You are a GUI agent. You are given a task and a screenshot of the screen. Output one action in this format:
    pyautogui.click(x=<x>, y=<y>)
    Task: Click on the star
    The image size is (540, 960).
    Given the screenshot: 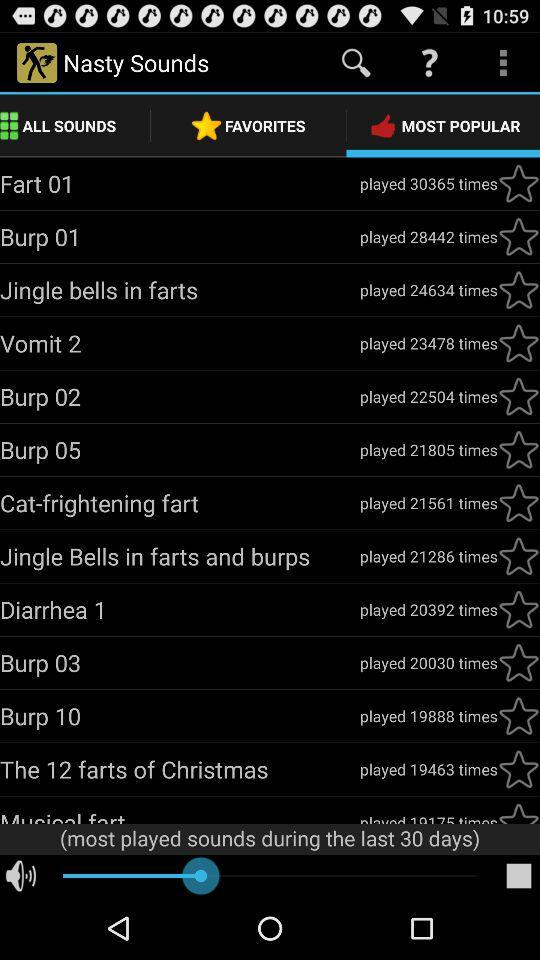 What is the action you would take?
    pyautogui.click(x=518, y=556)
    